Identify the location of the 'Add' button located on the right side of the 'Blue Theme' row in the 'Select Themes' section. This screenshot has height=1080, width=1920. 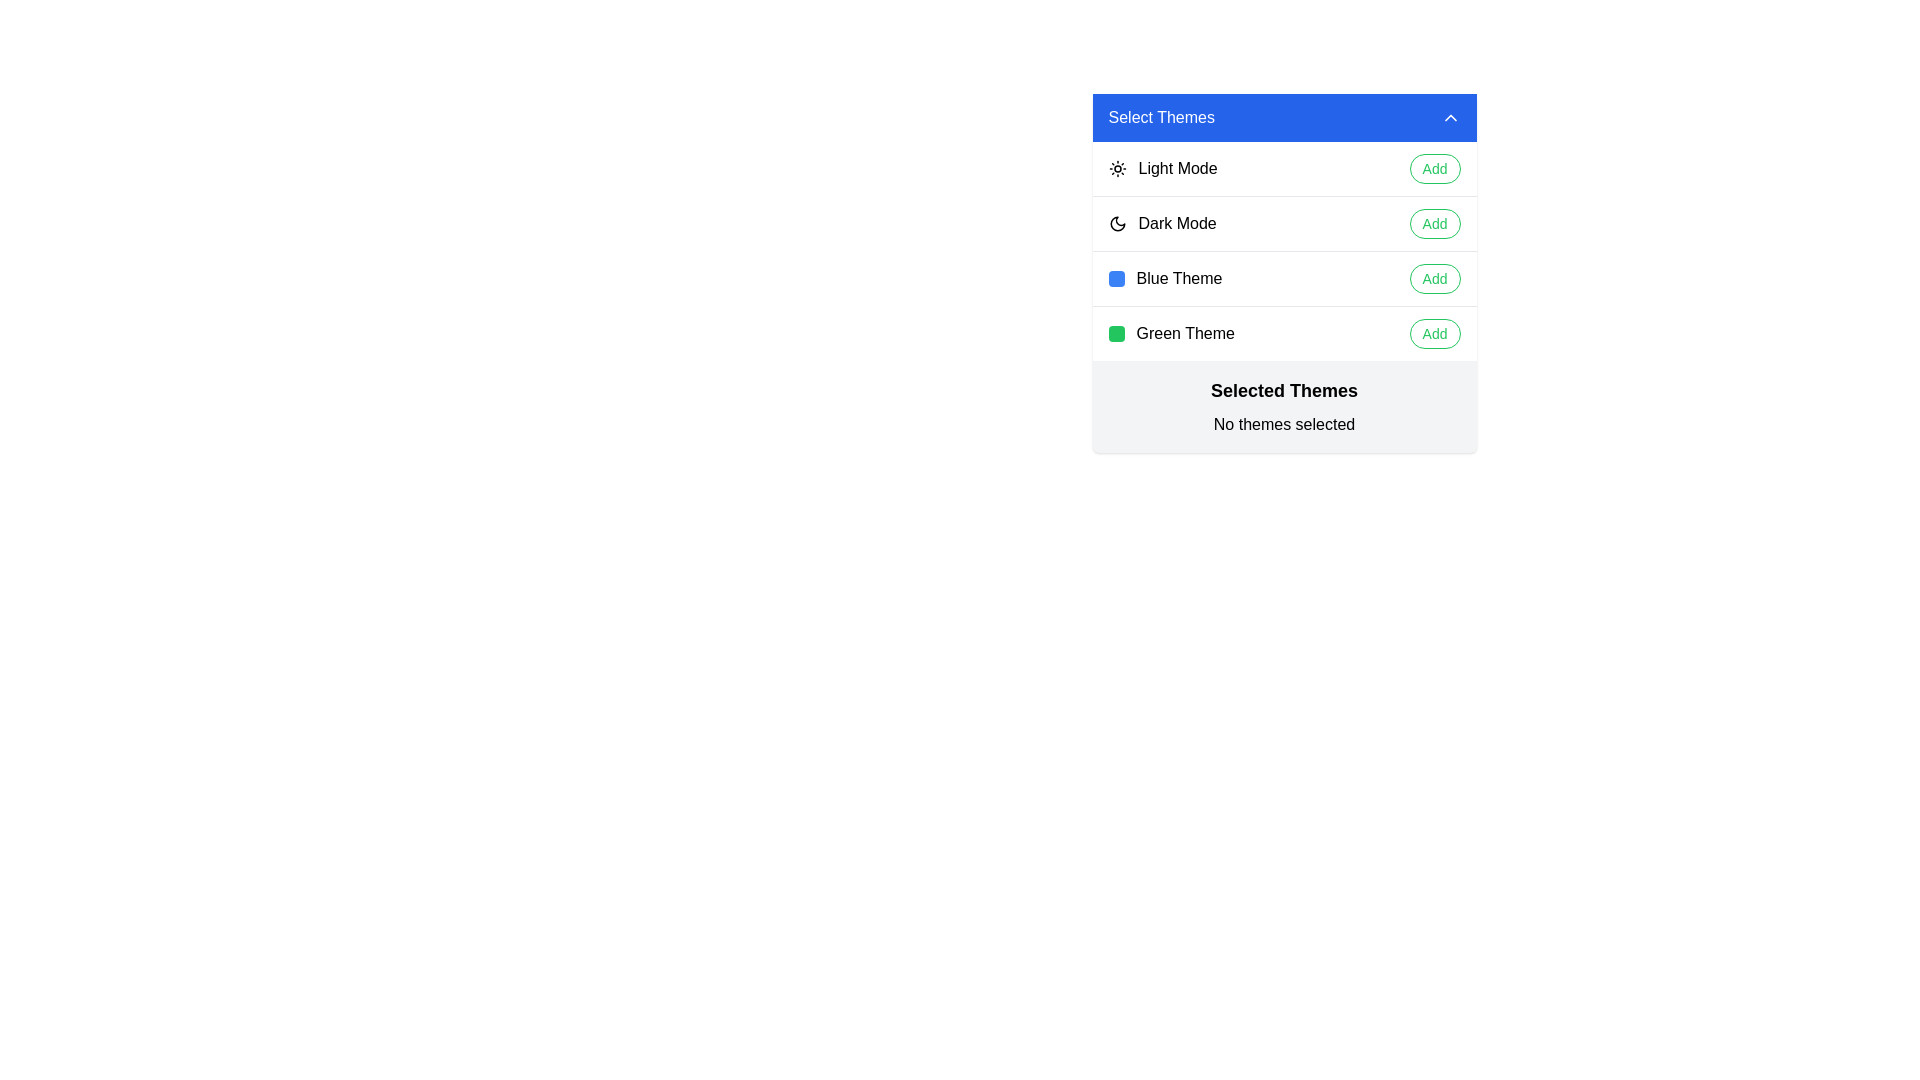
(1284, 278).